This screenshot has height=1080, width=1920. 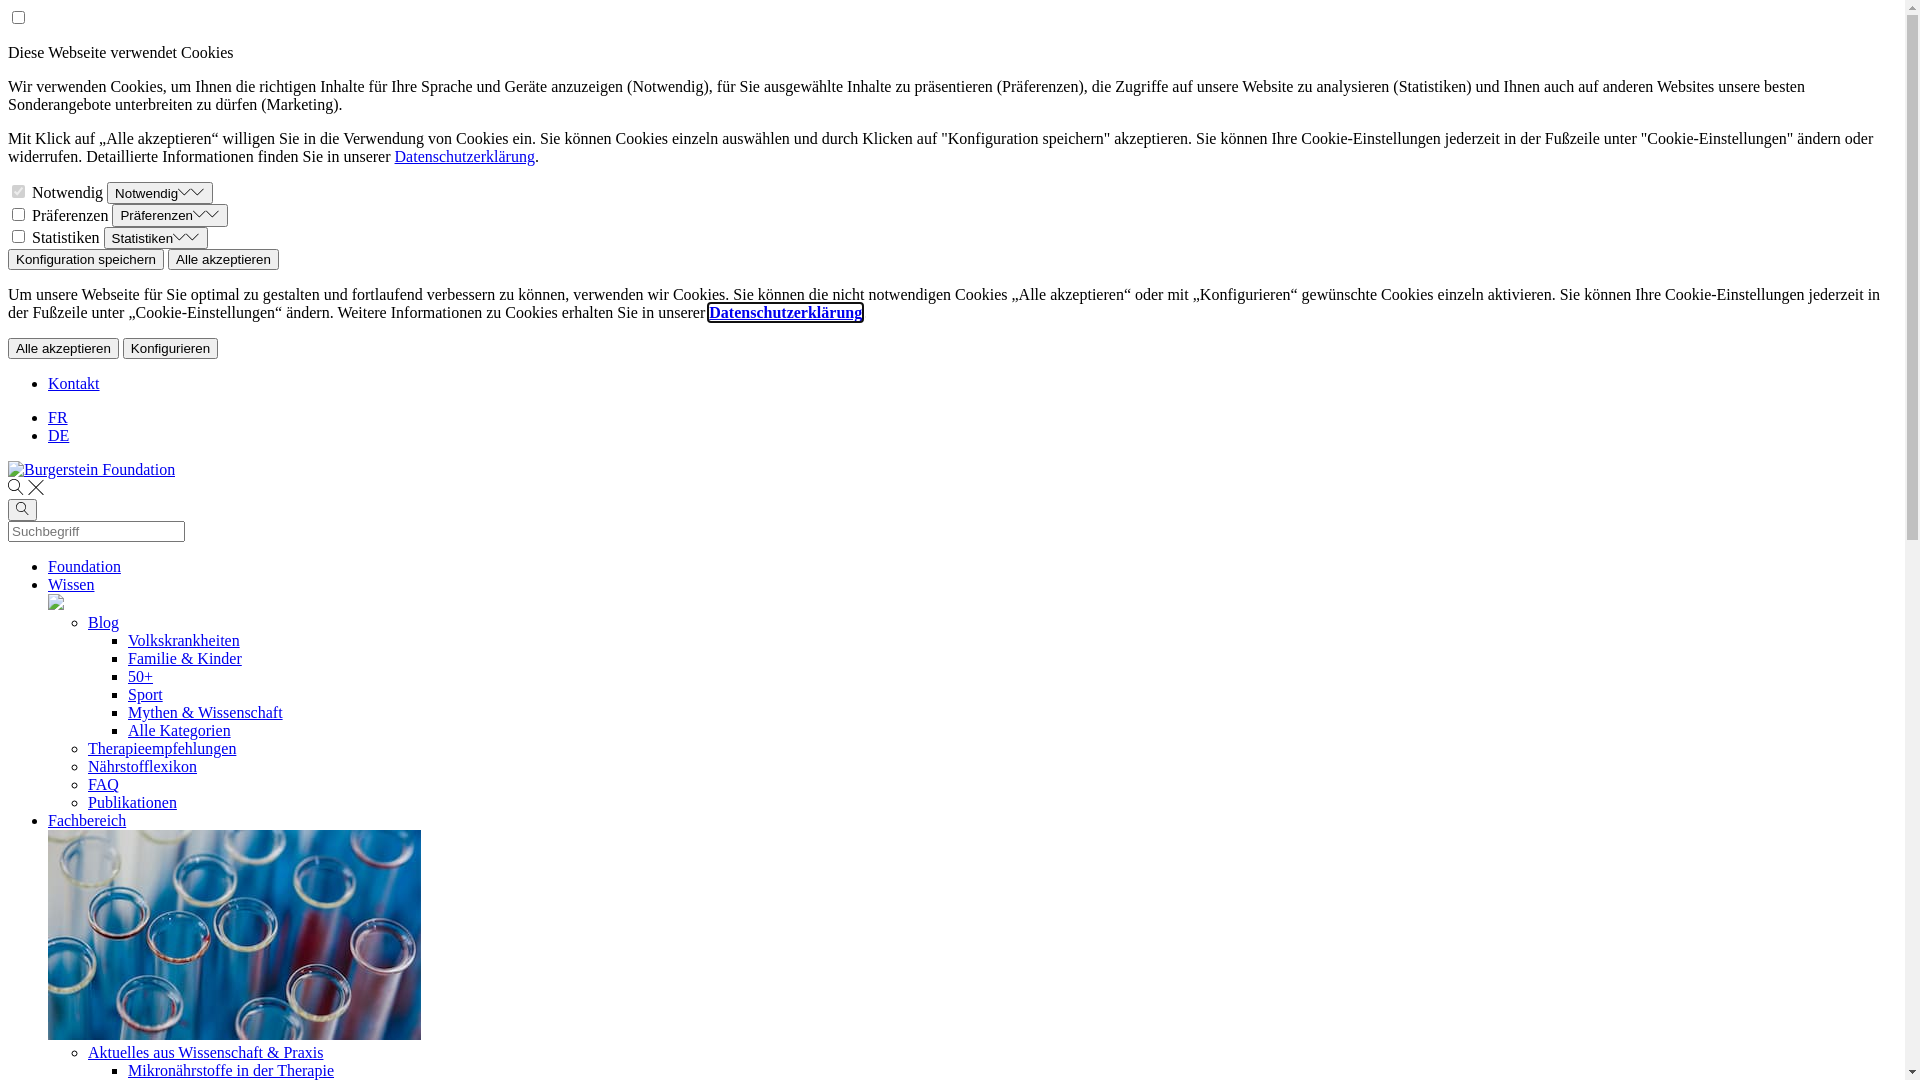 I want to click on 'Alle Kategorien', so click(x=127, y=730).